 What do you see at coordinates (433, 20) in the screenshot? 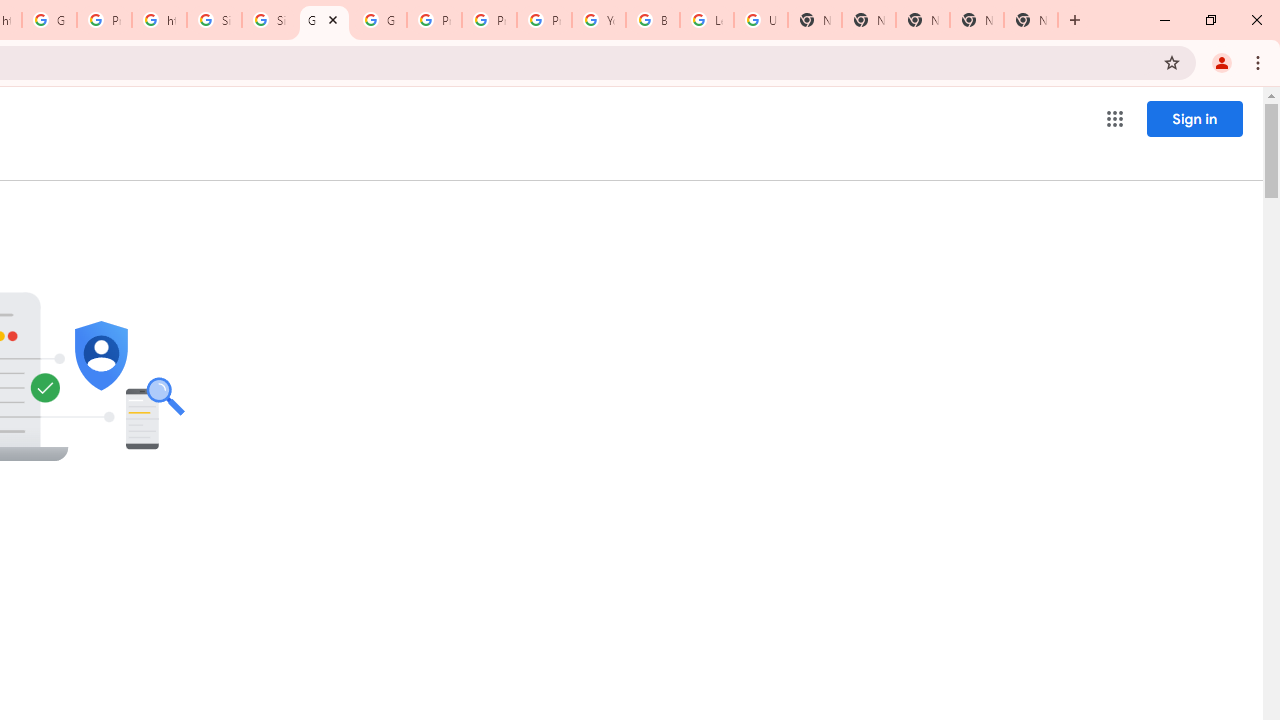
I see `'Privacy Help Center - Policies Help'` at bounding box center [433, 20].